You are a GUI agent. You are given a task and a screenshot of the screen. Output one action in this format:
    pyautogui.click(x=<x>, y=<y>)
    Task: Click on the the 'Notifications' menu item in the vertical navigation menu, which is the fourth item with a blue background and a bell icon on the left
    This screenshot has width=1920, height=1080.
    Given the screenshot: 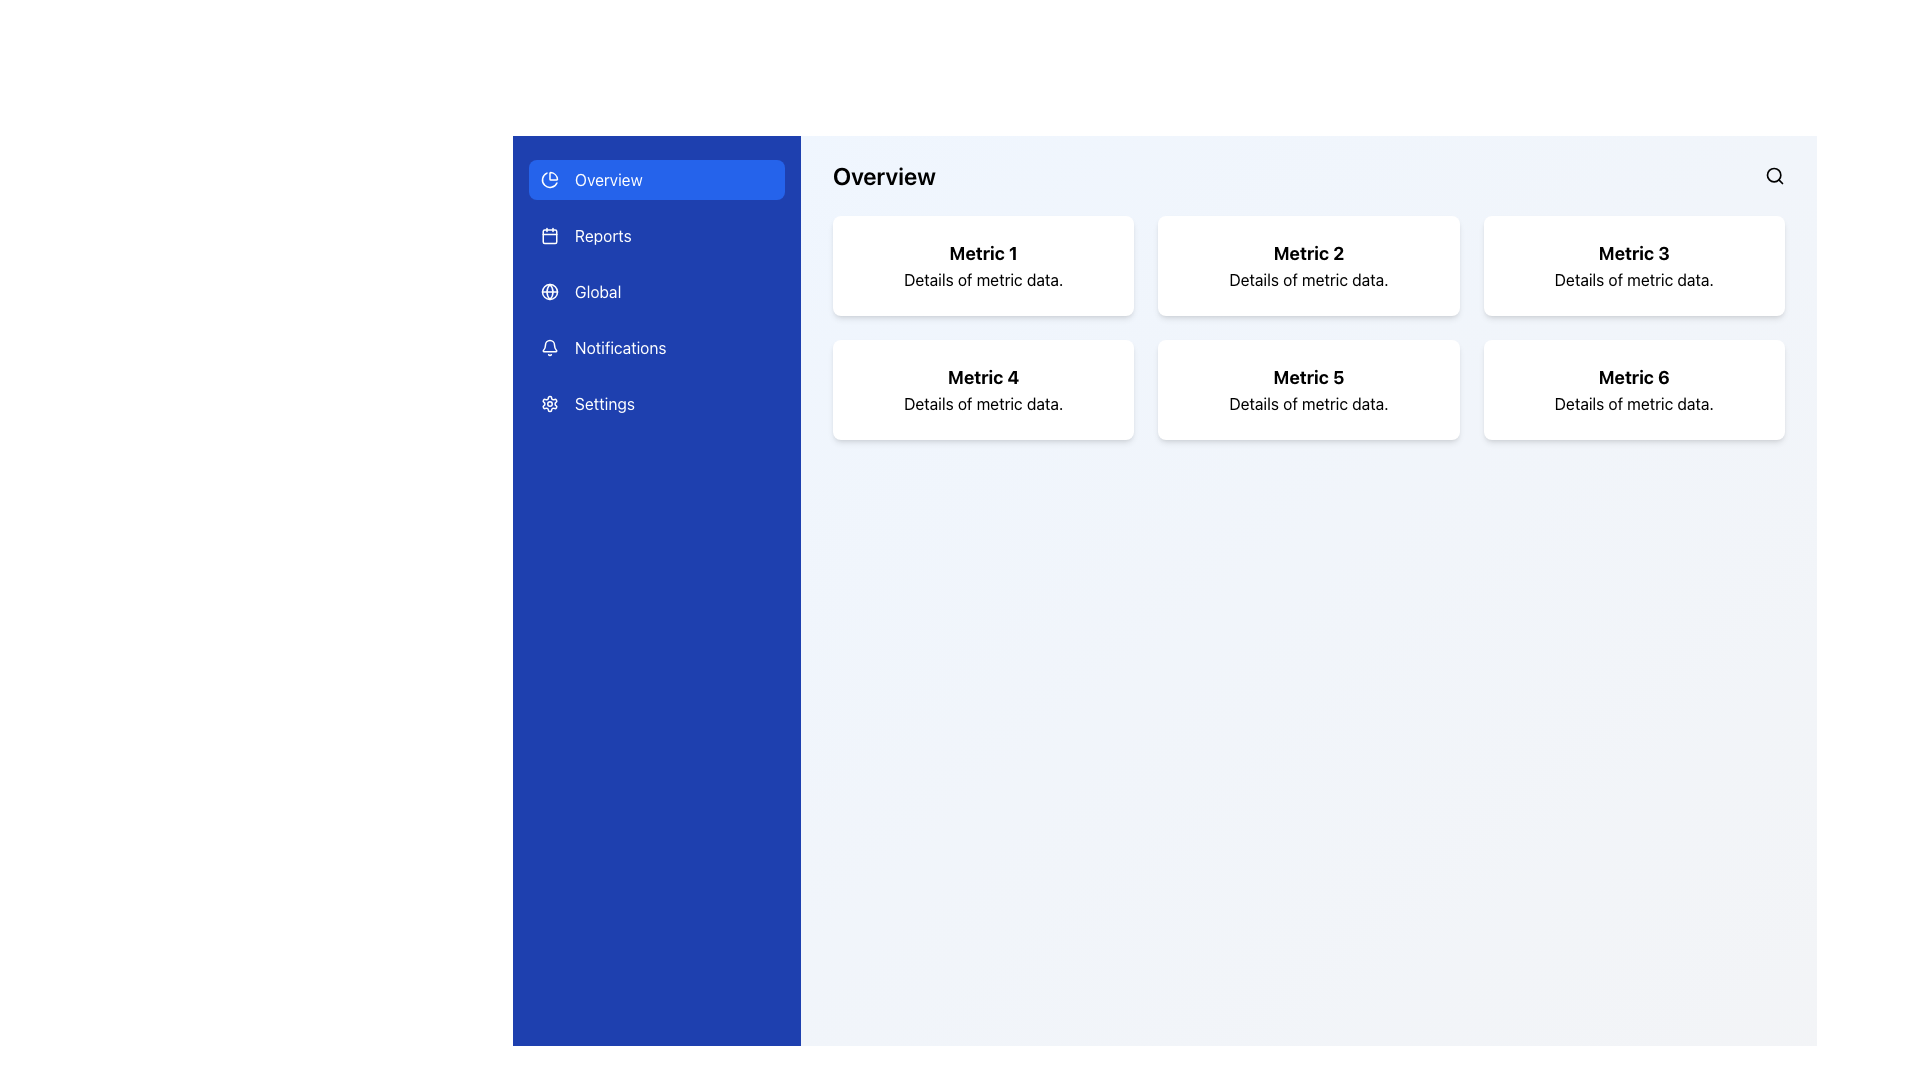 What is the action you would take?
    pyautogui.click(x=657, y=346)
    